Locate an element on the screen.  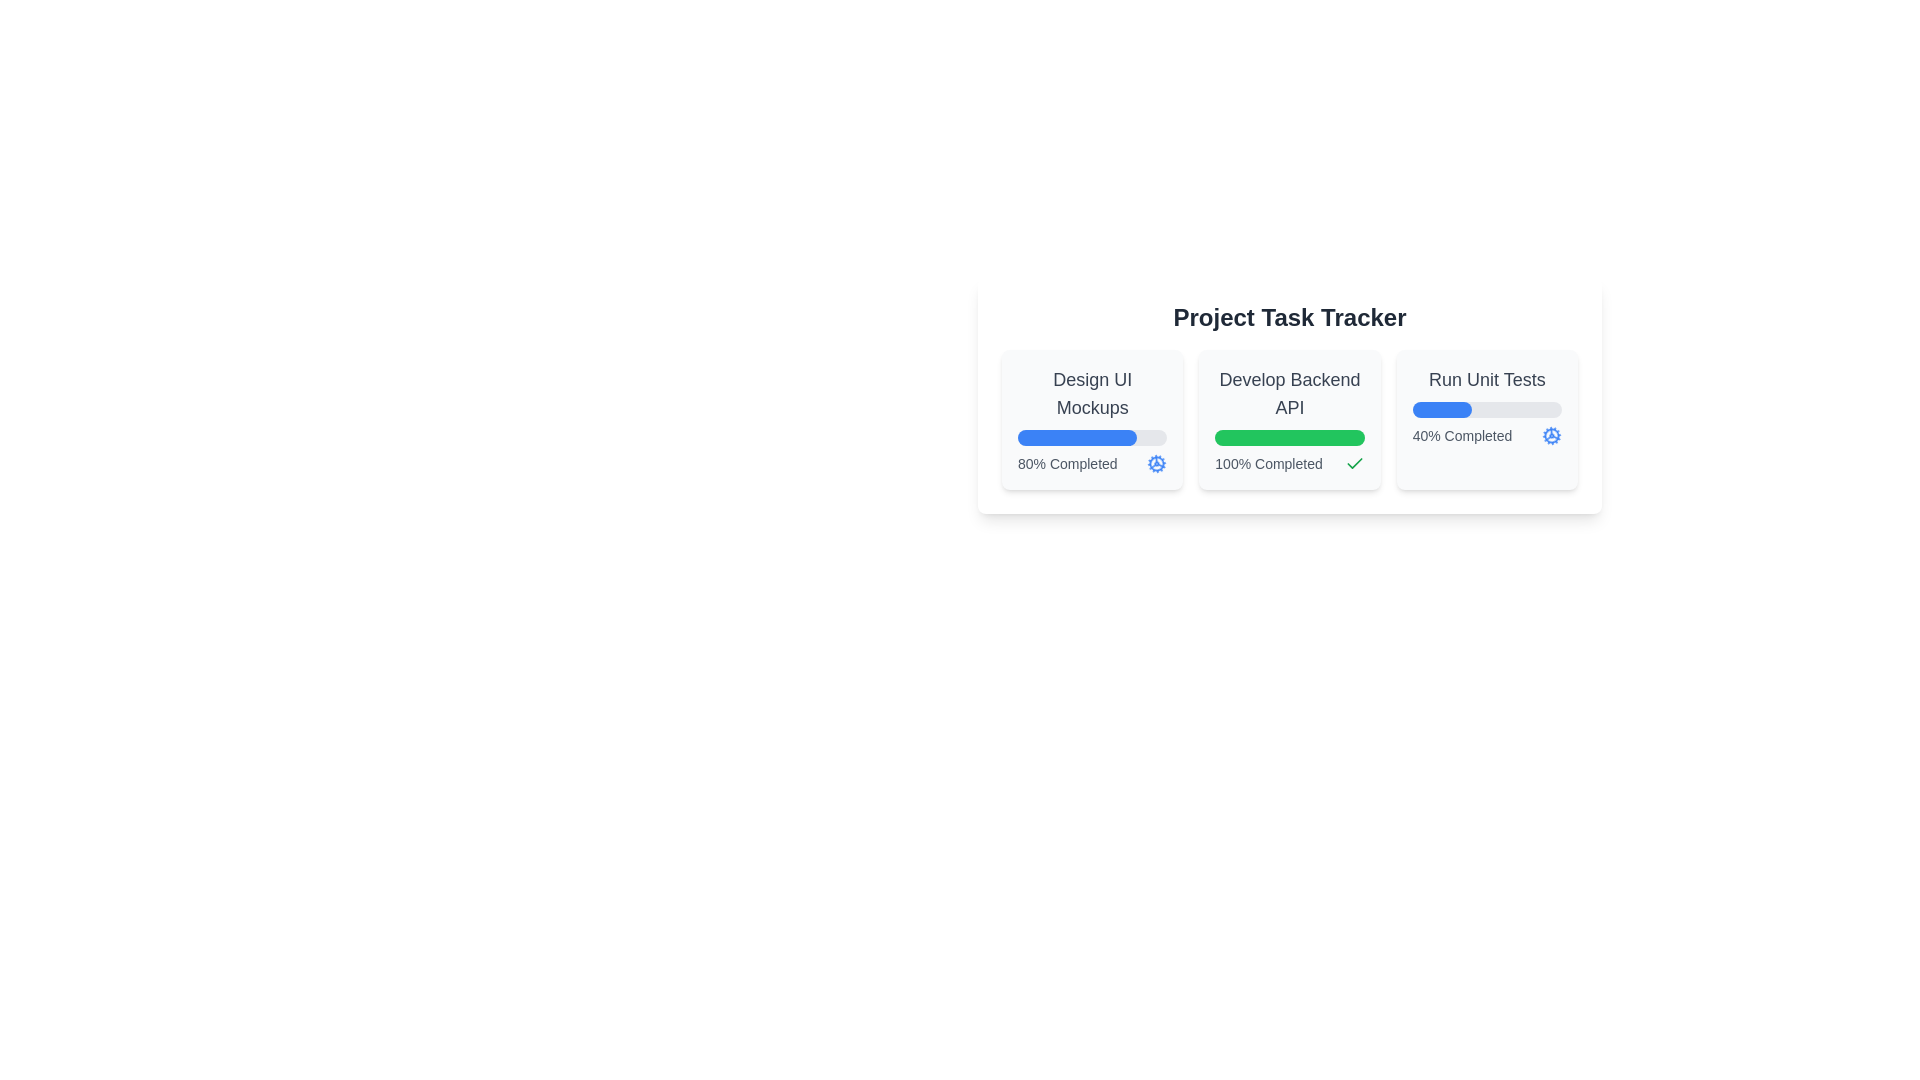
the text label displaying '40% Completed' within the 'Run Unit Tests' task progress card is located at coordinates (1462, 434).